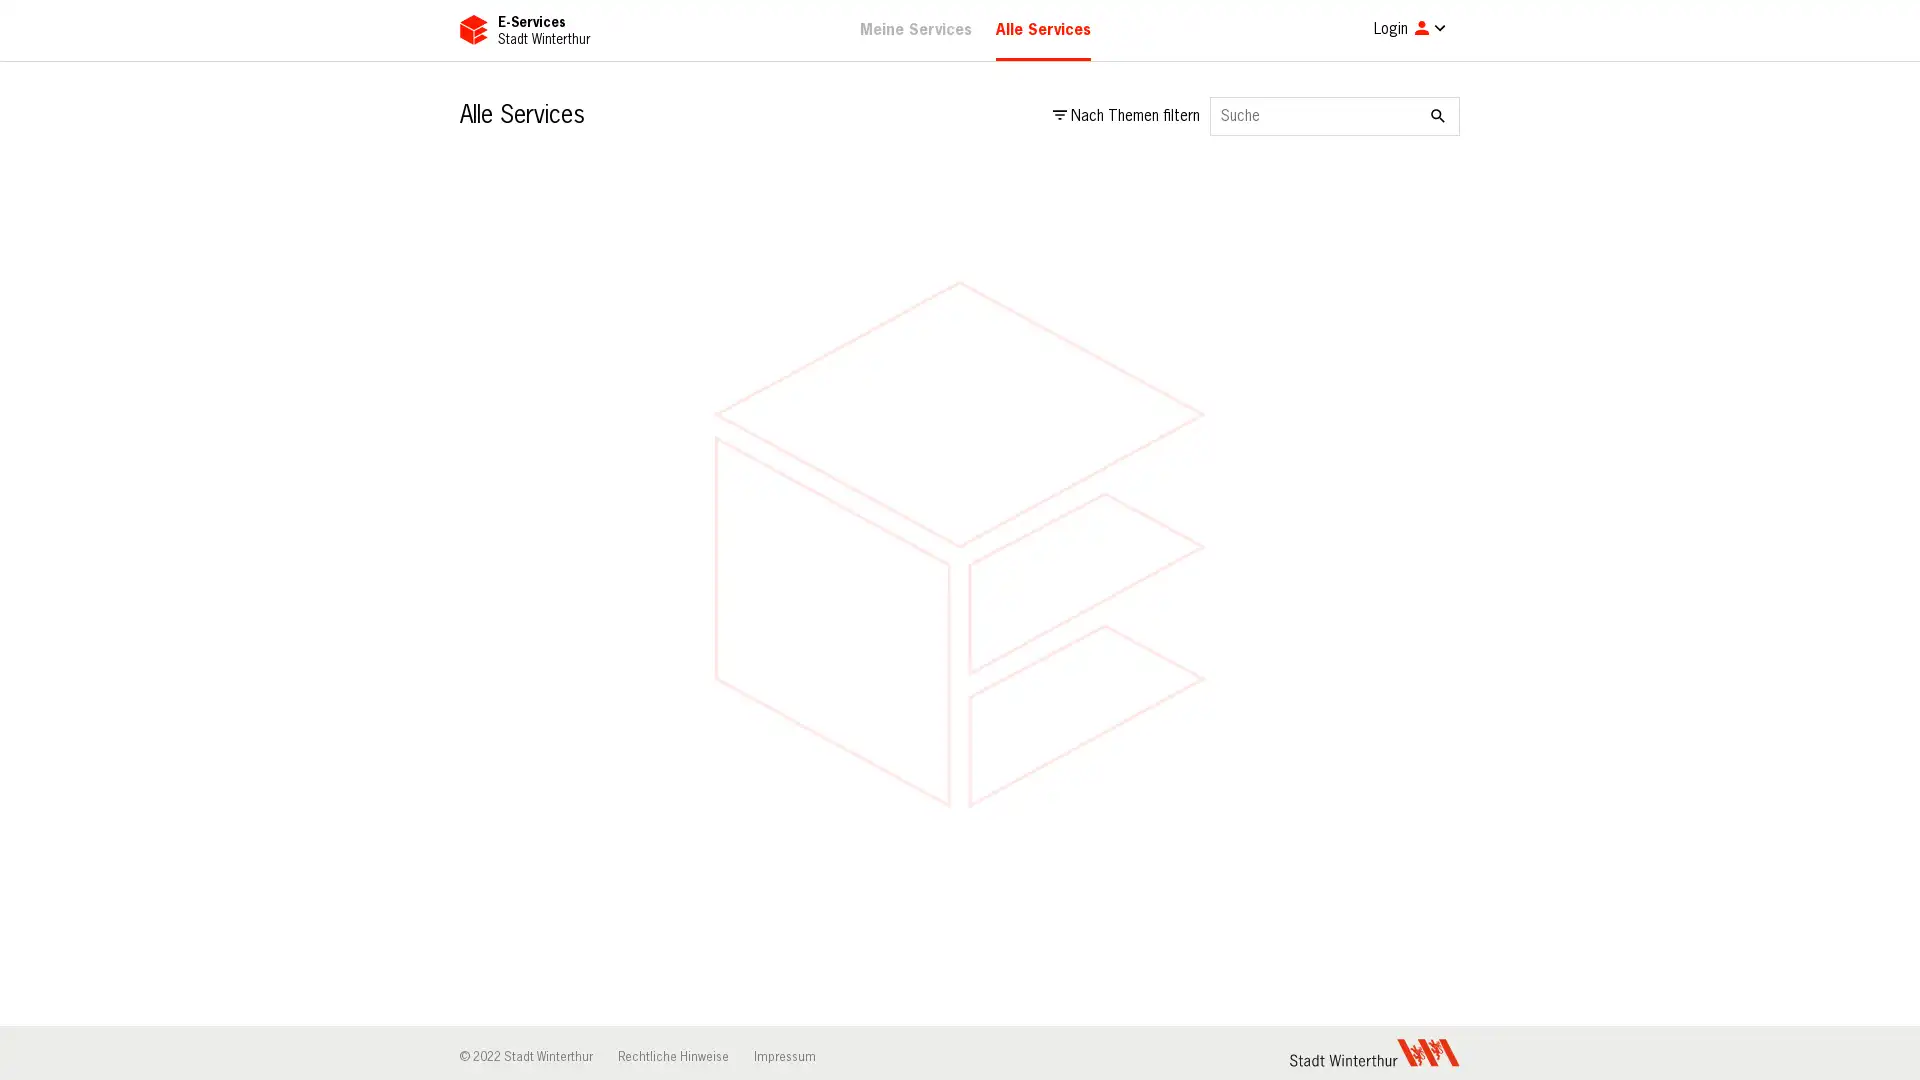 The width and height of the screenshot is (1920, 1080). What do you see at coordinates (1429, 414) in the screenshot?
I see `Service Anzeige erstatten zu Meine Services hinzufugen` at bounding box center [1429, 414].